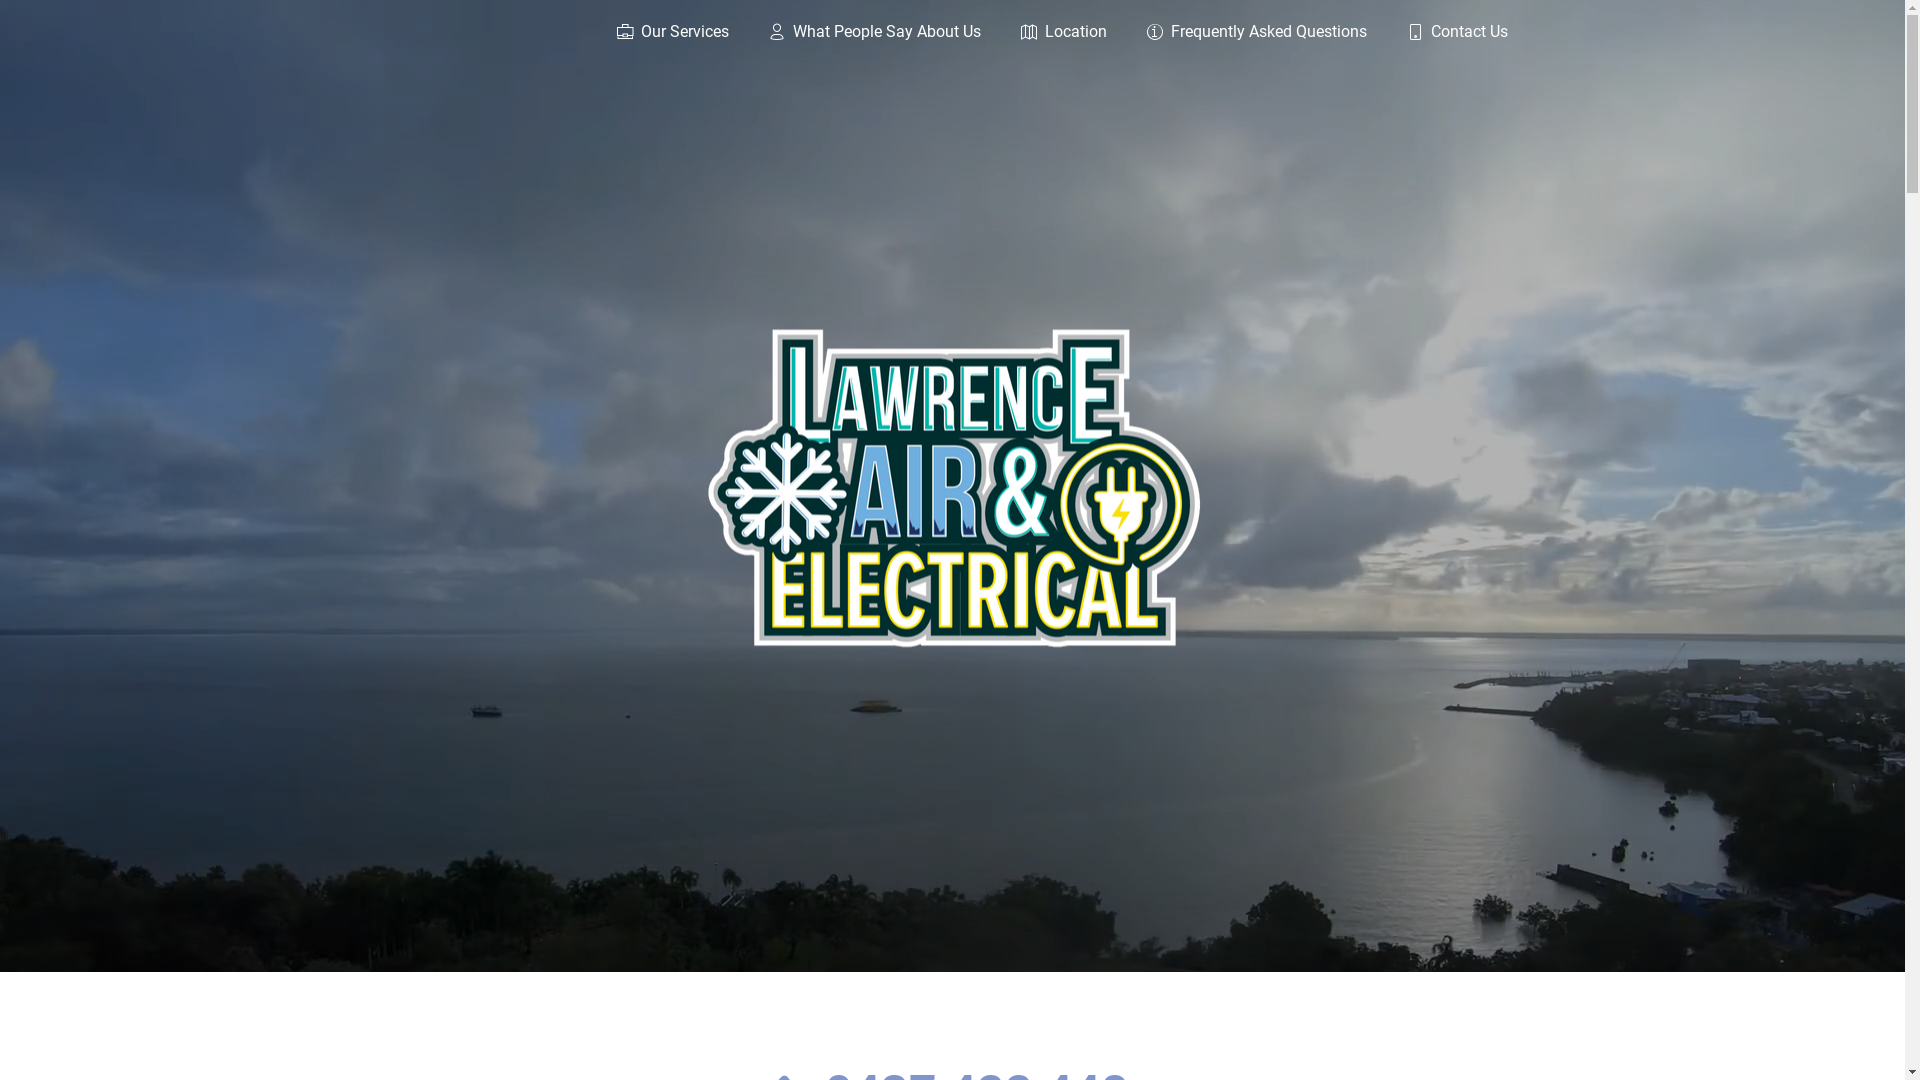 This screenshot has height=1080, width=1920. Describe the element at coordinates (1041, 34) in the screenshot. I see `'  Location'` at that location.